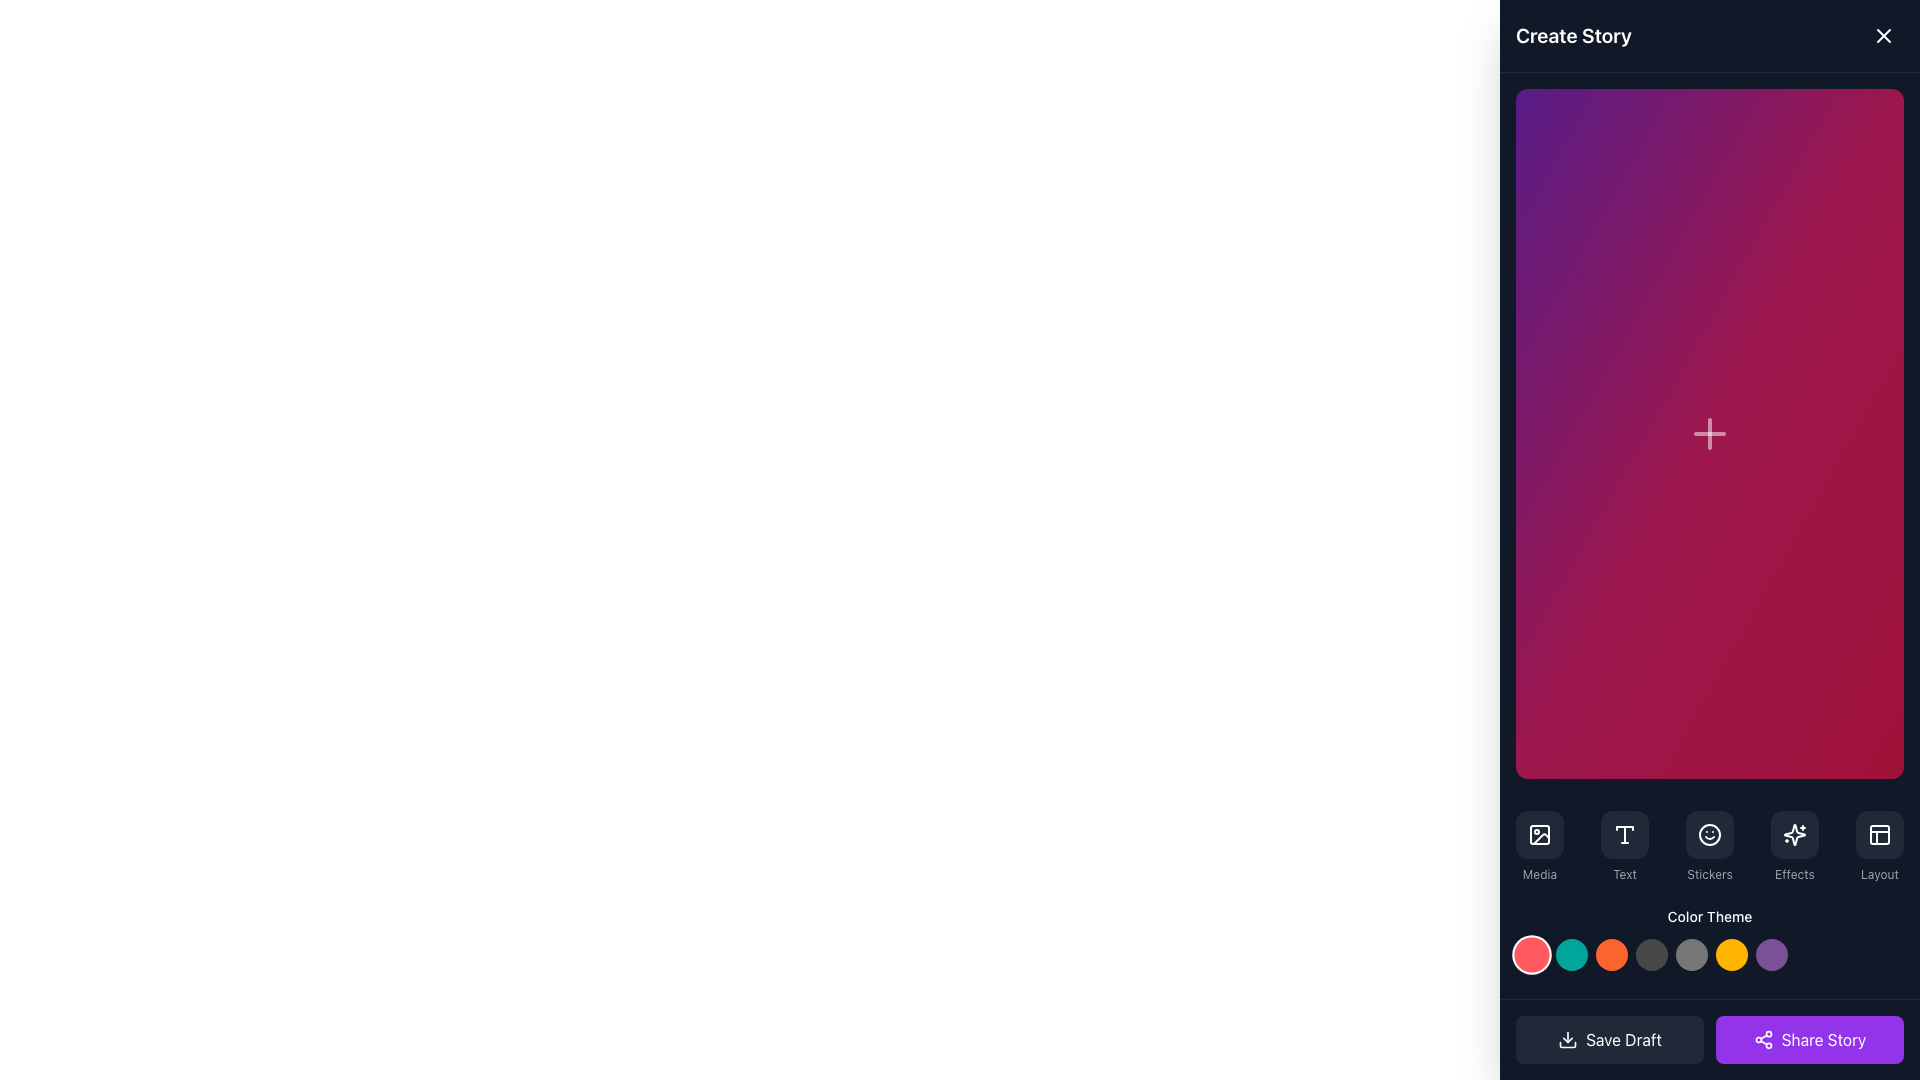  I want to click on the 'Stickers' button in the horizontal menu bar located near the bottom of the interface, so click(1708, 845).